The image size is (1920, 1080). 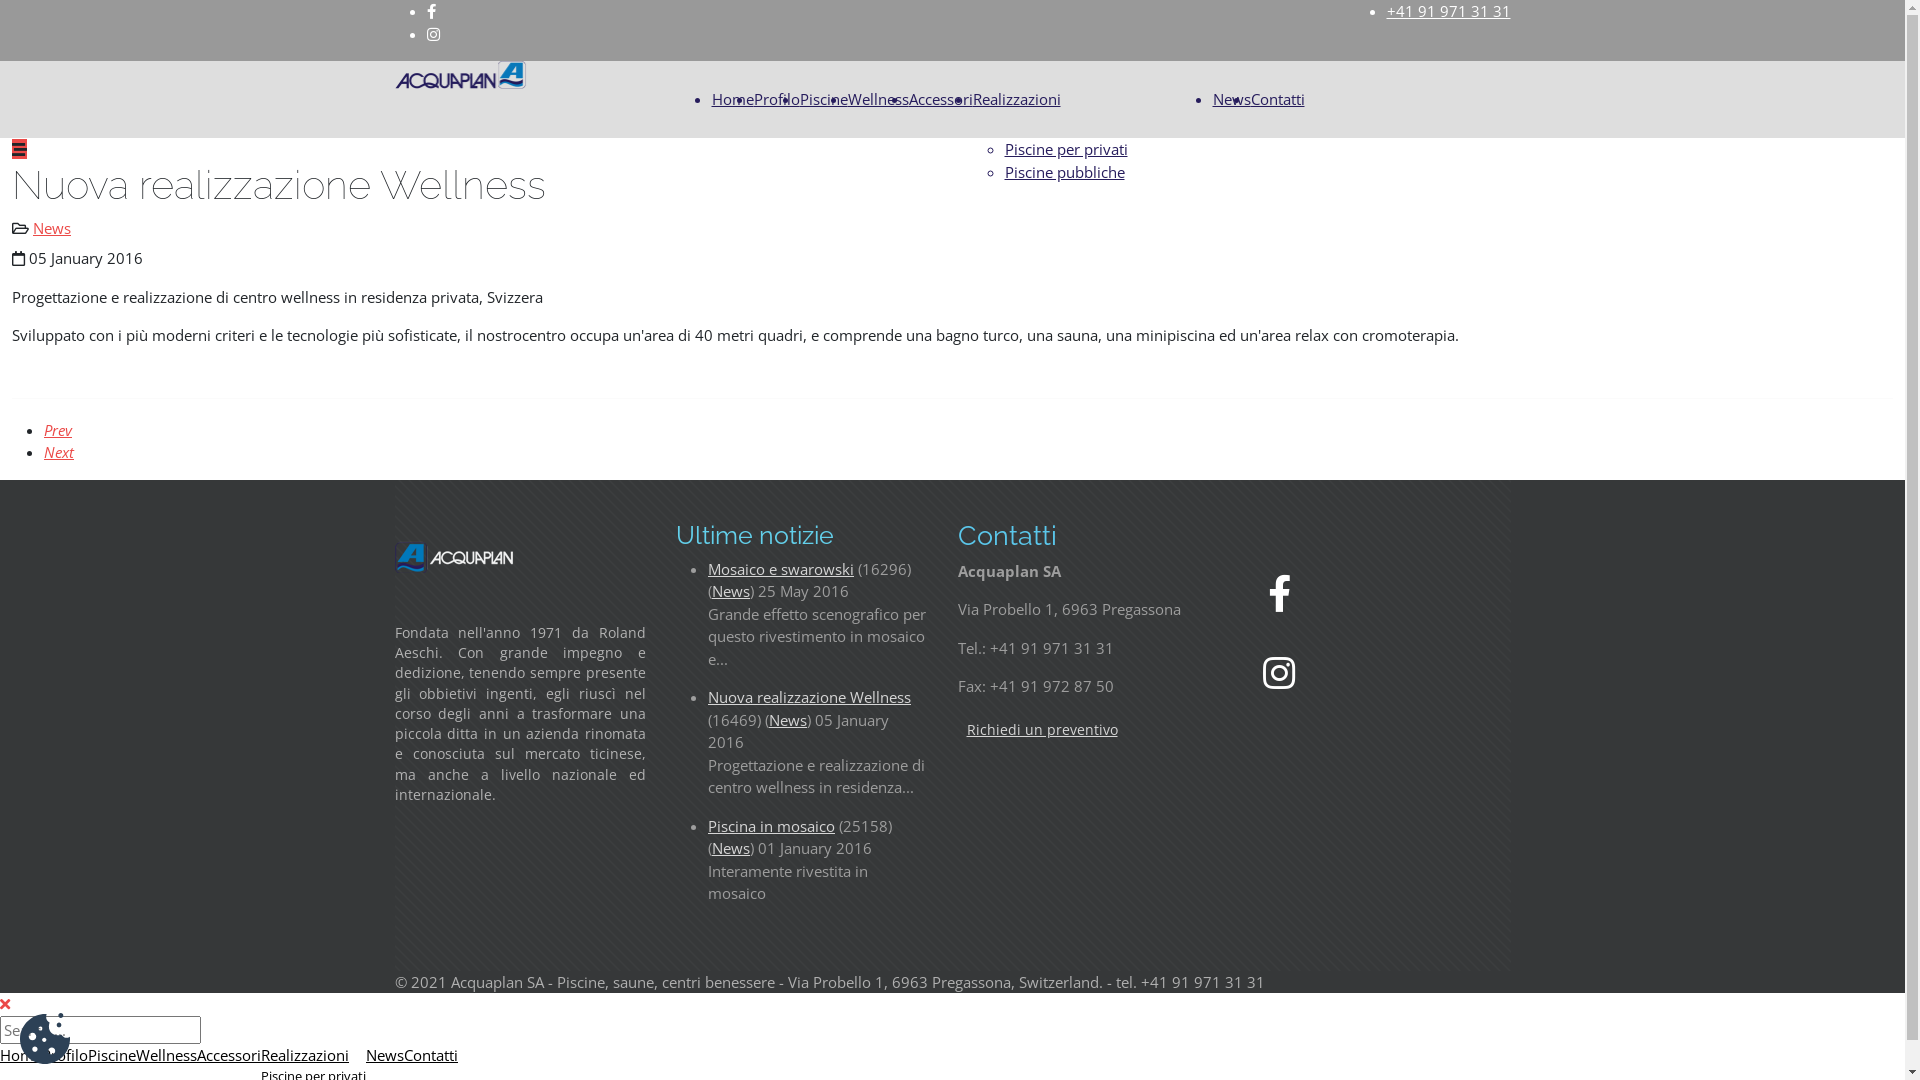 What do you see at coordinates (1448, 11) in the screenshot?
I see `'+41 91 971 31 31'` at bounding box center [1448, 11].